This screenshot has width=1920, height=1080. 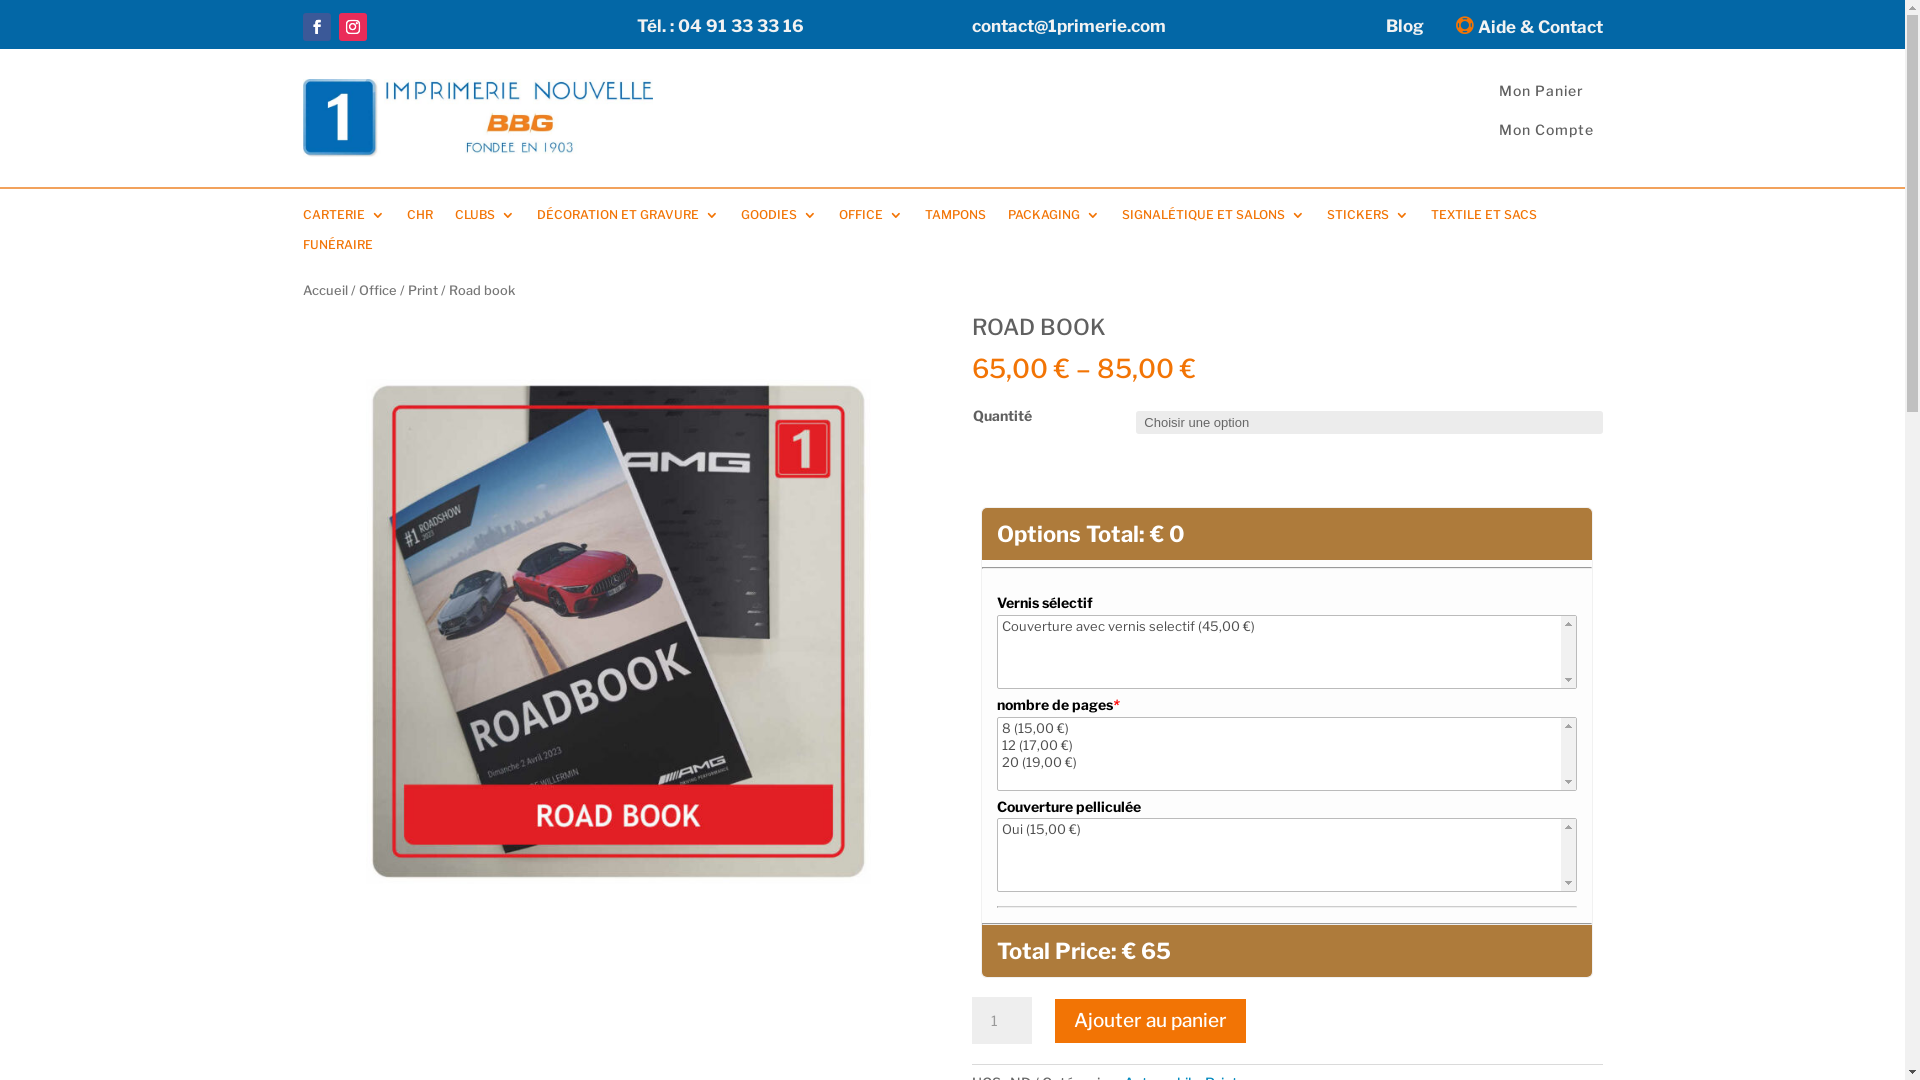 What do you see at coordinates (1053, 219) in the screenshot?
I see `'PACKAGING'` at bounding box center [1053, 219].